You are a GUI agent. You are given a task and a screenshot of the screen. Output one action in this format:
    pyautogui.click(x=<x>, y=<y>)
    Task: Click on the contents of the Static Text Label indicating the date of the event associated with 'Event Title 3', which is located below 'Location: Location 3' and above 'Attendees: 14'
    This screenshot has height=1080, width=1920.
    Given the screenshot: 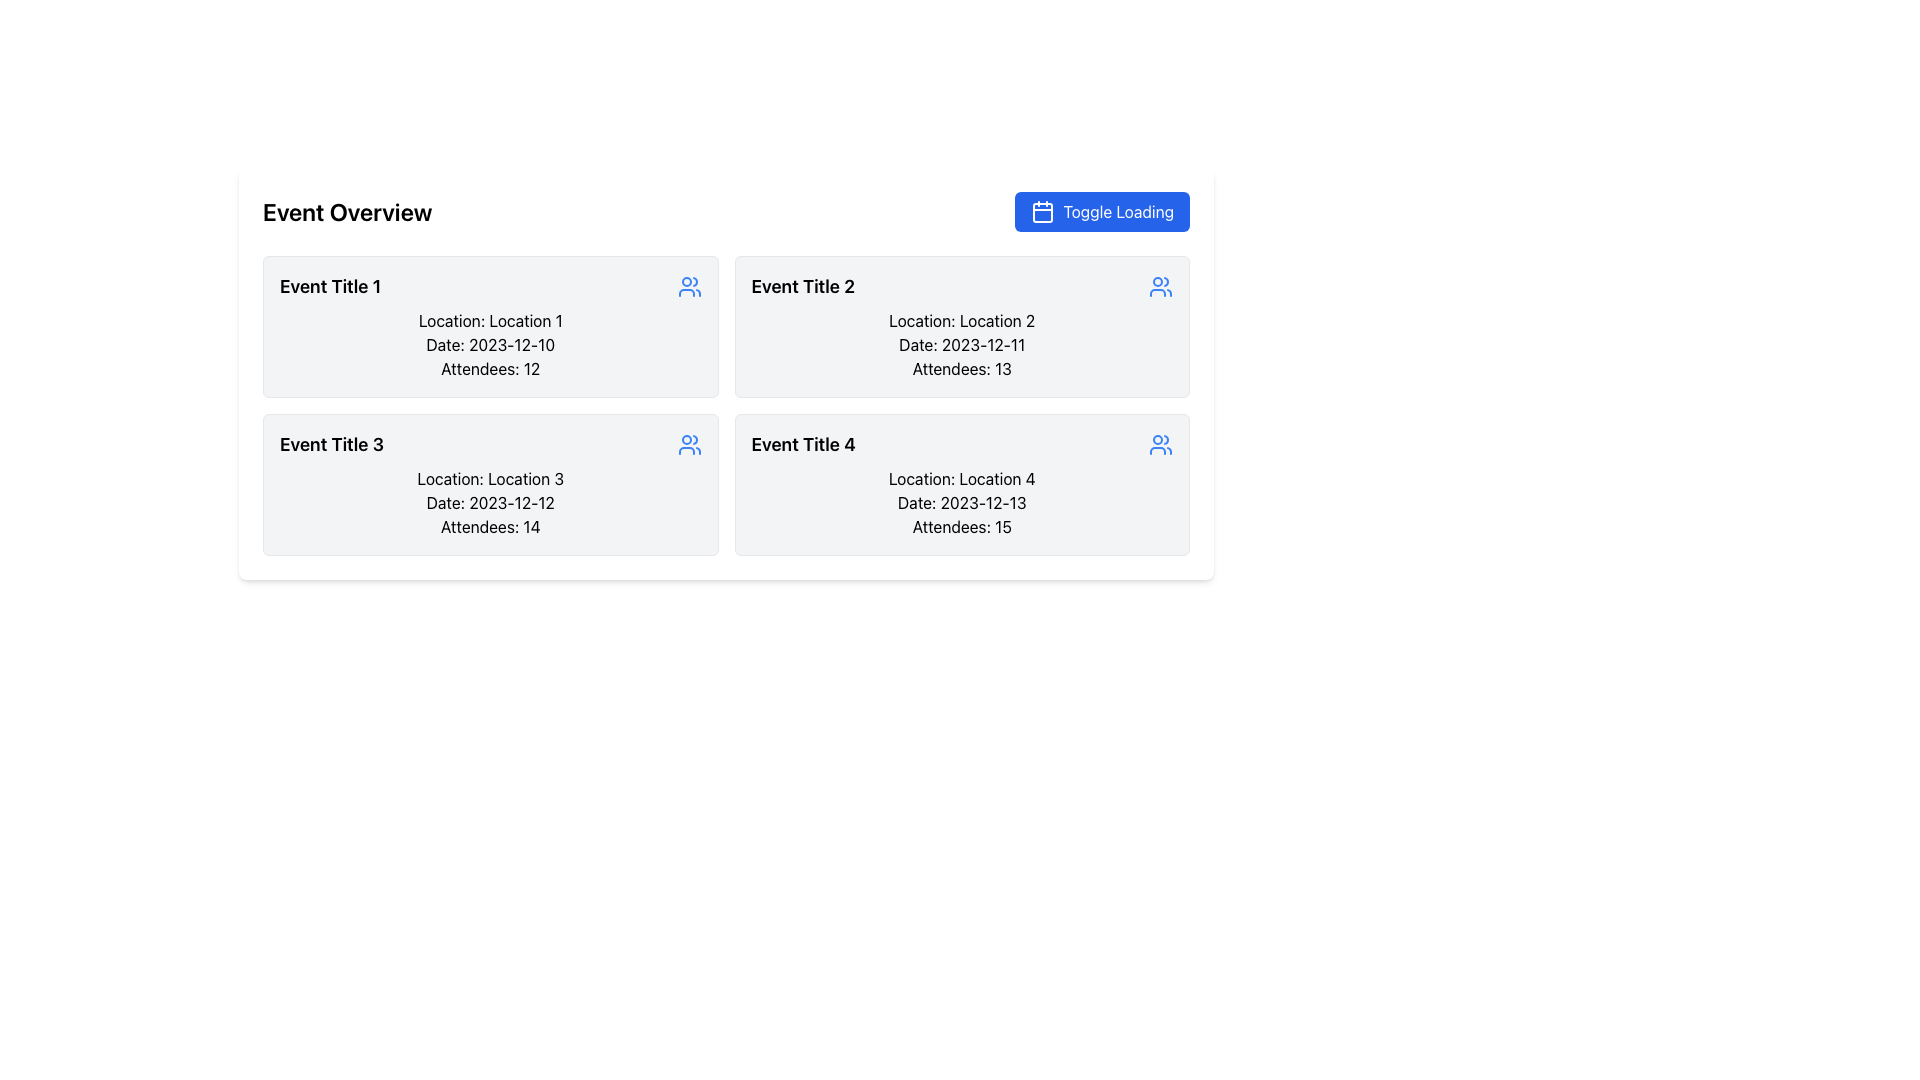 What is the action you would take?
    pyautogui.click(x=490, y=501)
    